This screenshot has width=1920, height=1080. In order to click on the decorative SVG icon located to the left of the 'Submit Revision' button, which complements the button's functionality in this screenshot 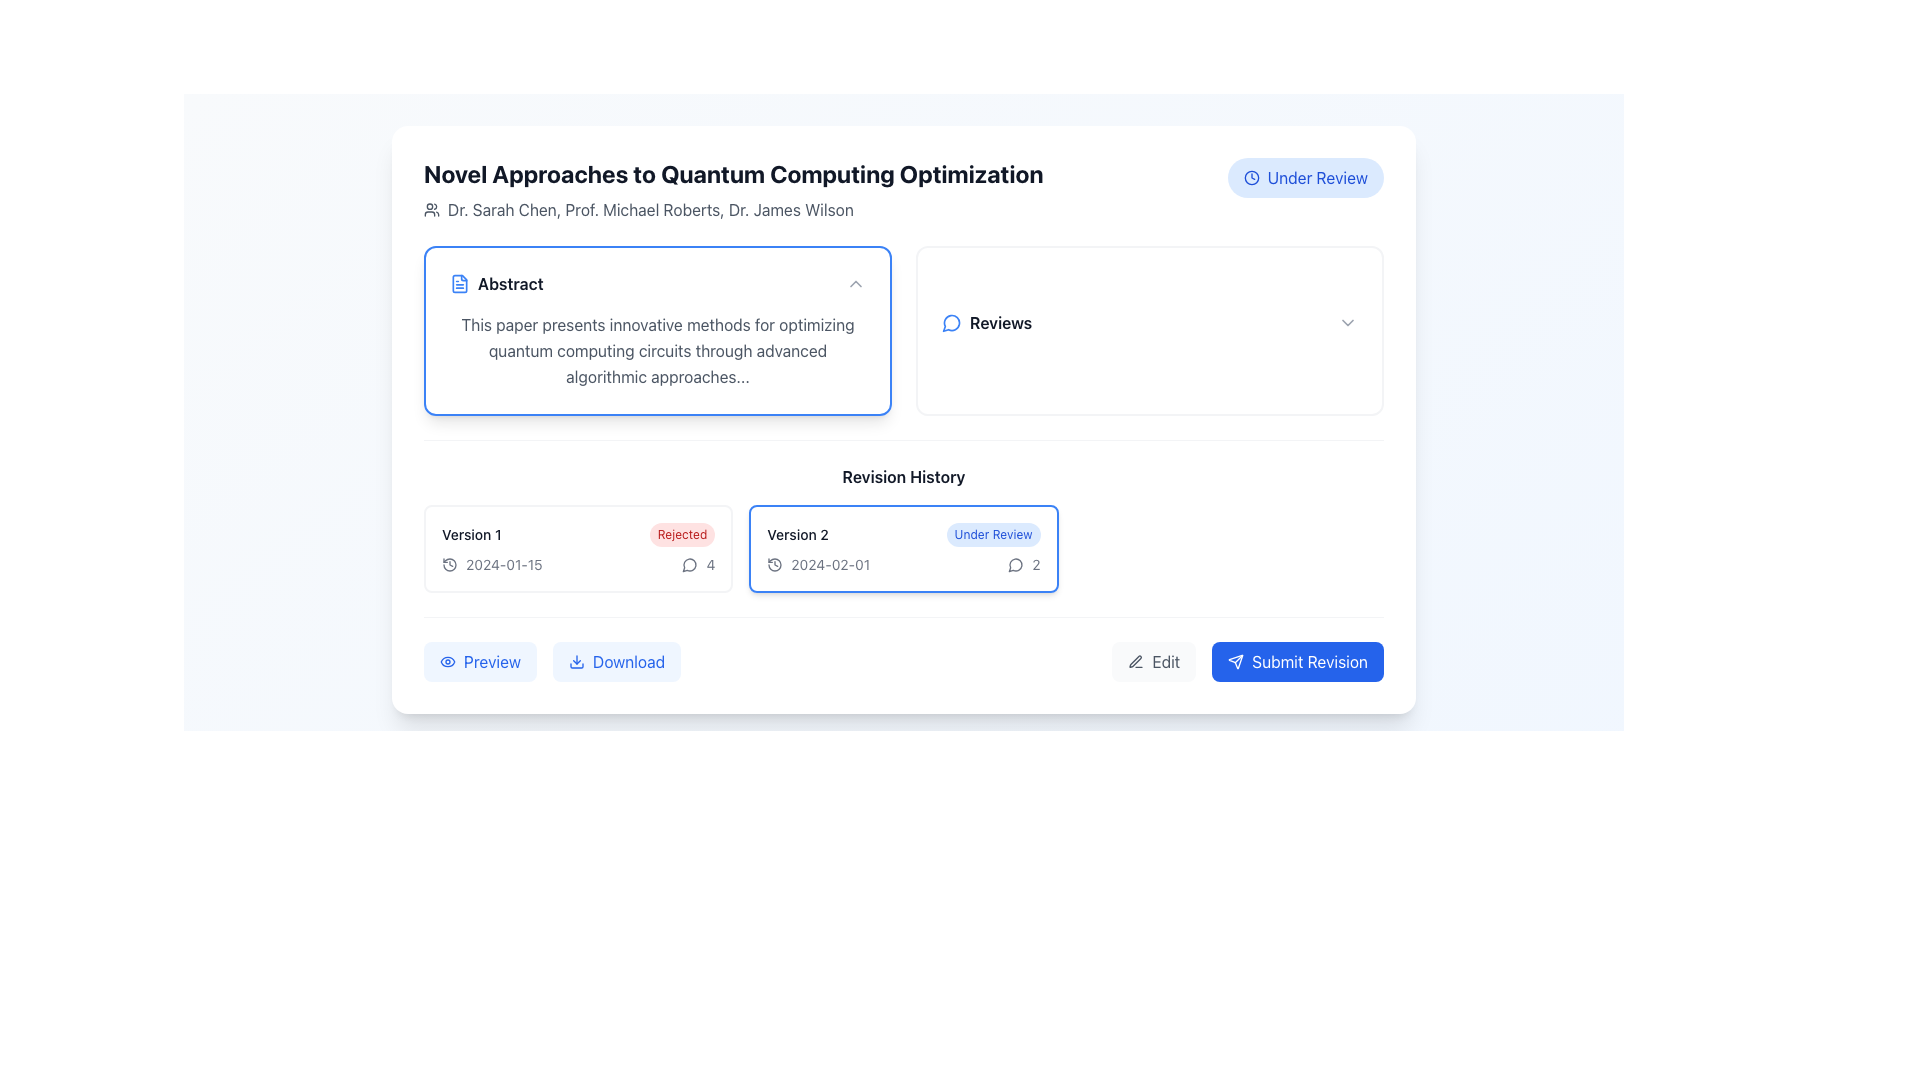, I will do `click(1235, 662)`.